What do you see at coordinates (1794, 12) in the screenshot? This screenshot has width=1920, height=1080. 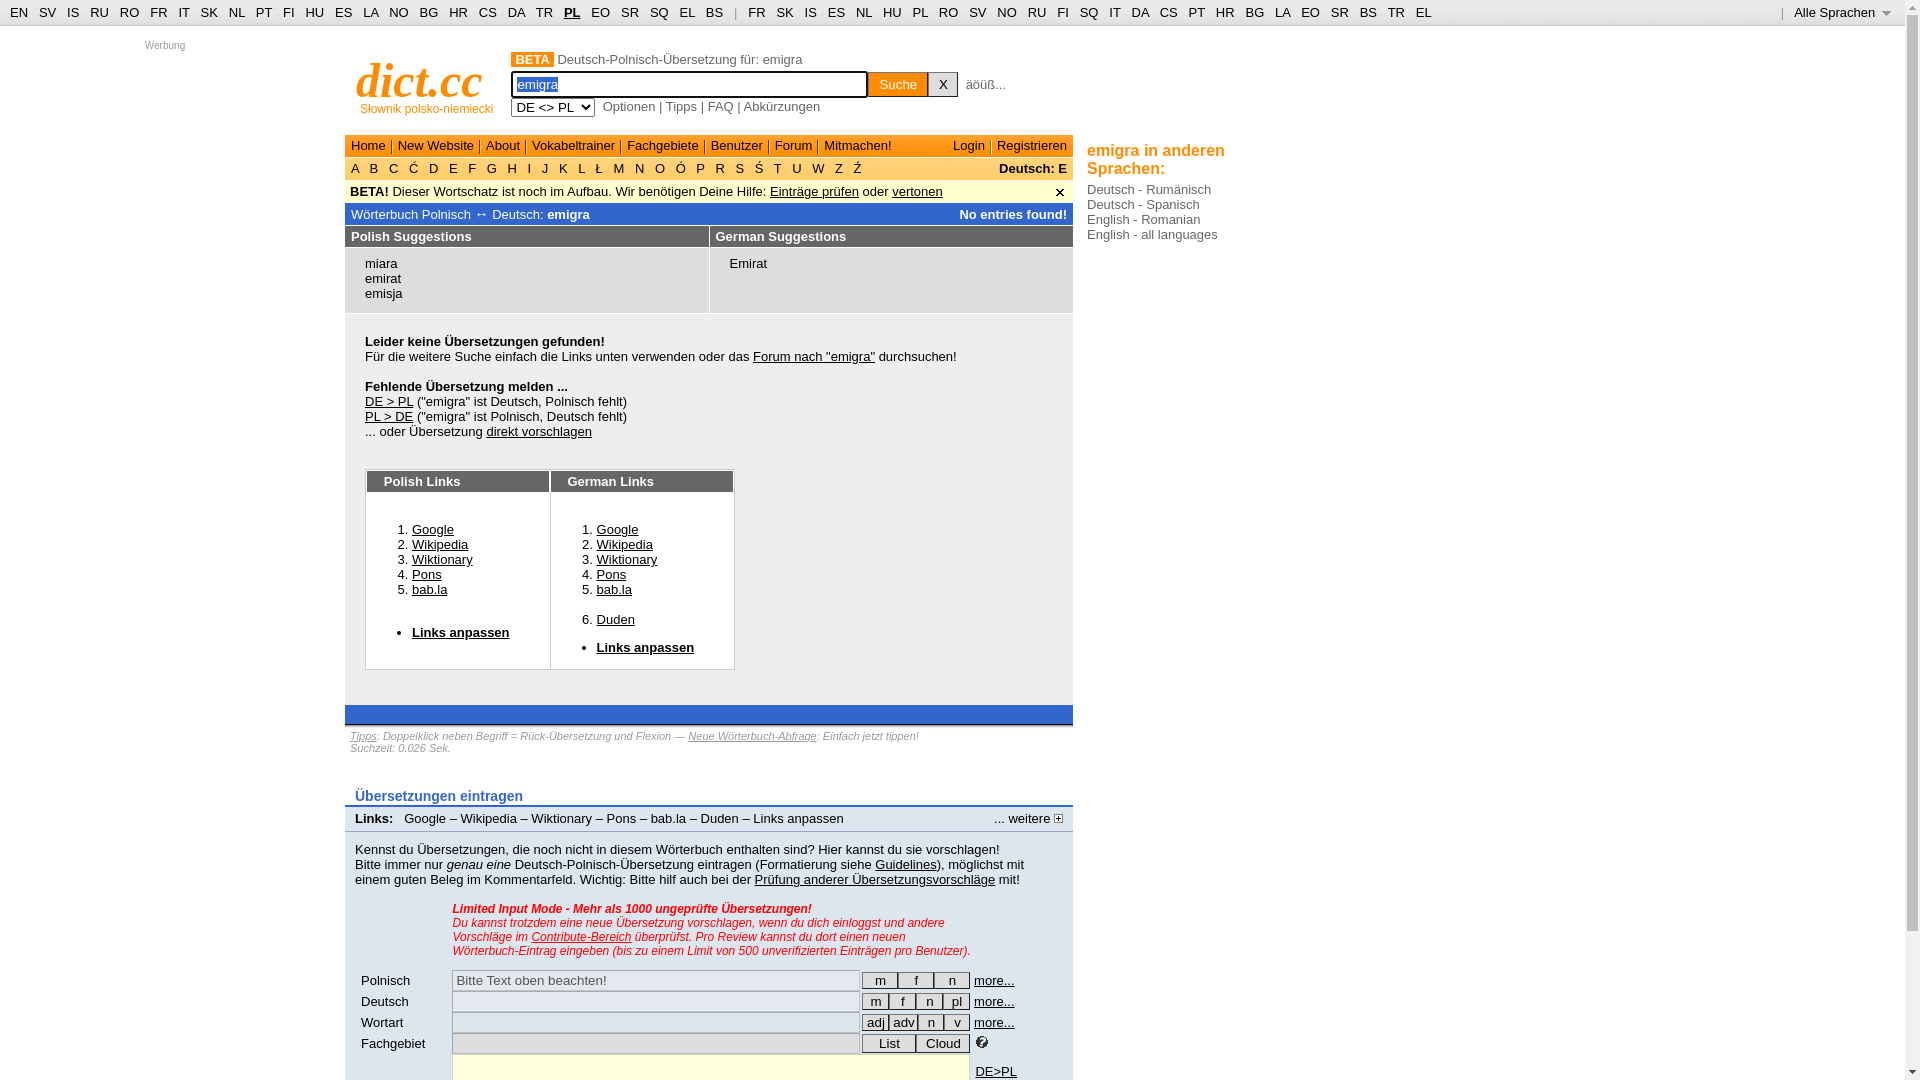 I see `'Alle Sprachen '` at bounding box center [1794, 12].